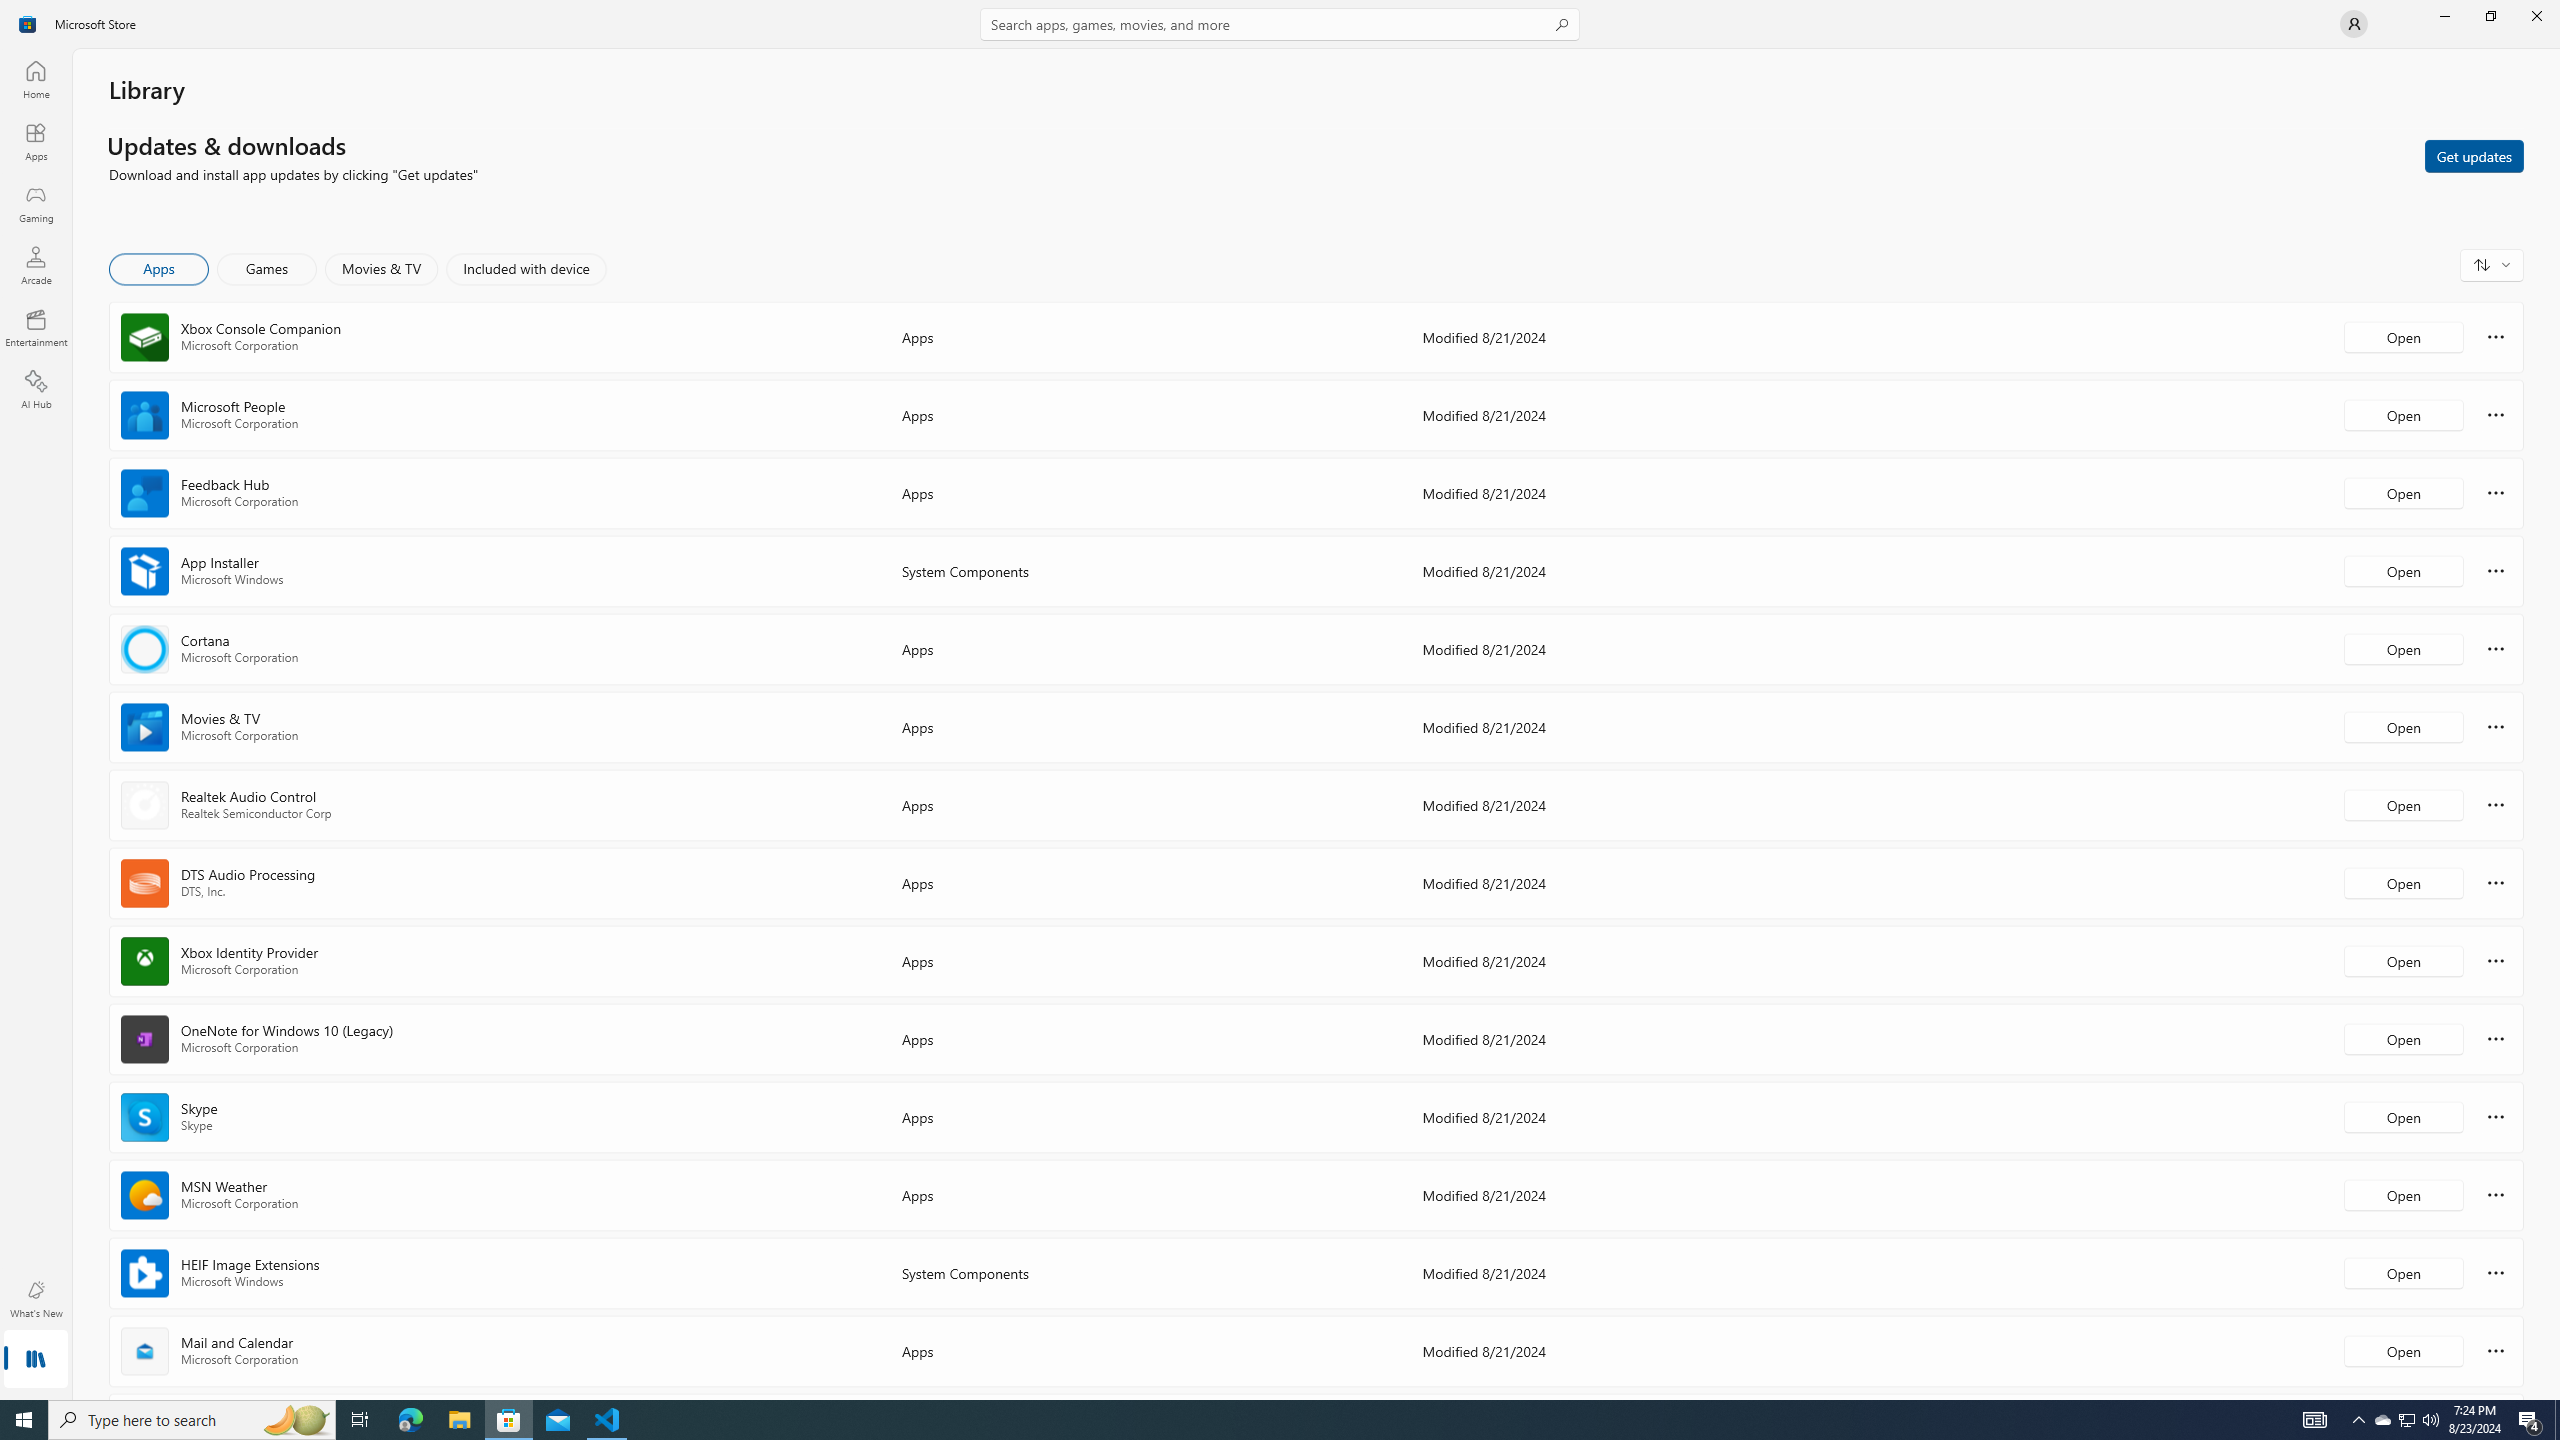 The height and width of the screenshot is (1440, 2560). Describe the element at coordinates (2495, 1349) in the screenshot. I see `'More options'` at that location.